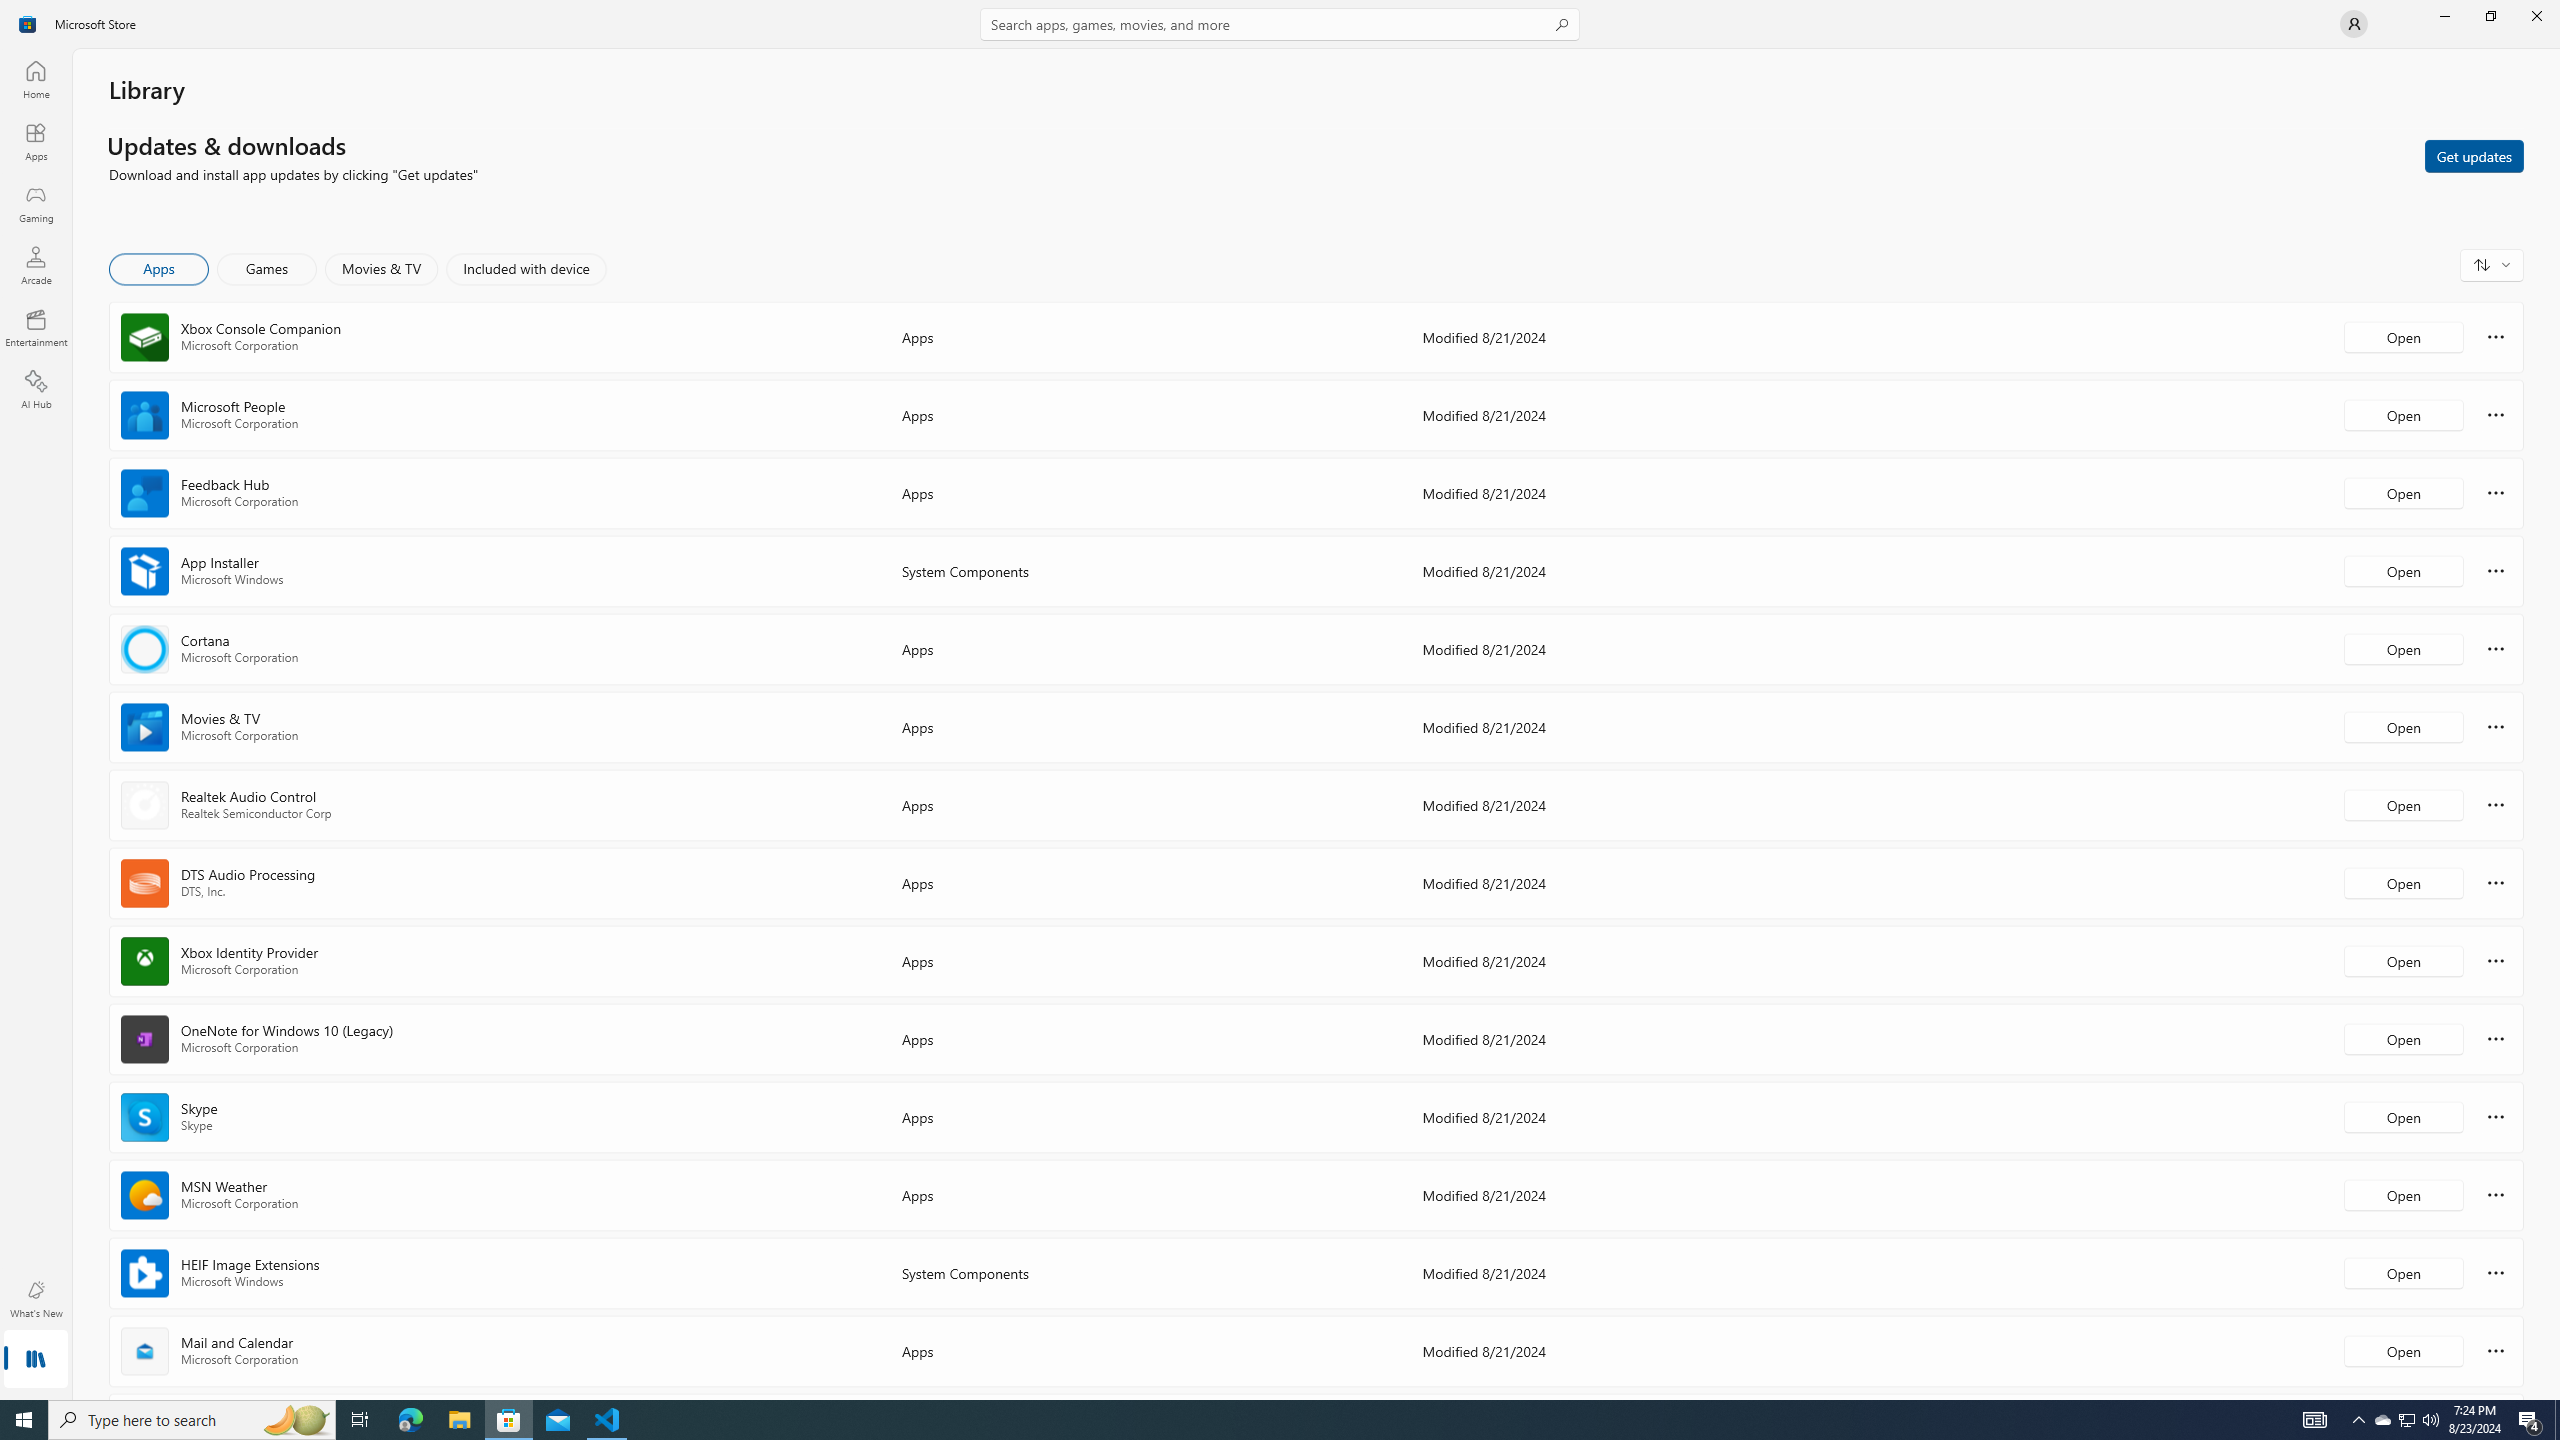 The height and width of the screenshot is (1440, 2560). Describe the element at coordinates (2495, 1349) in the screenshot. I see `'More options'` at that location.